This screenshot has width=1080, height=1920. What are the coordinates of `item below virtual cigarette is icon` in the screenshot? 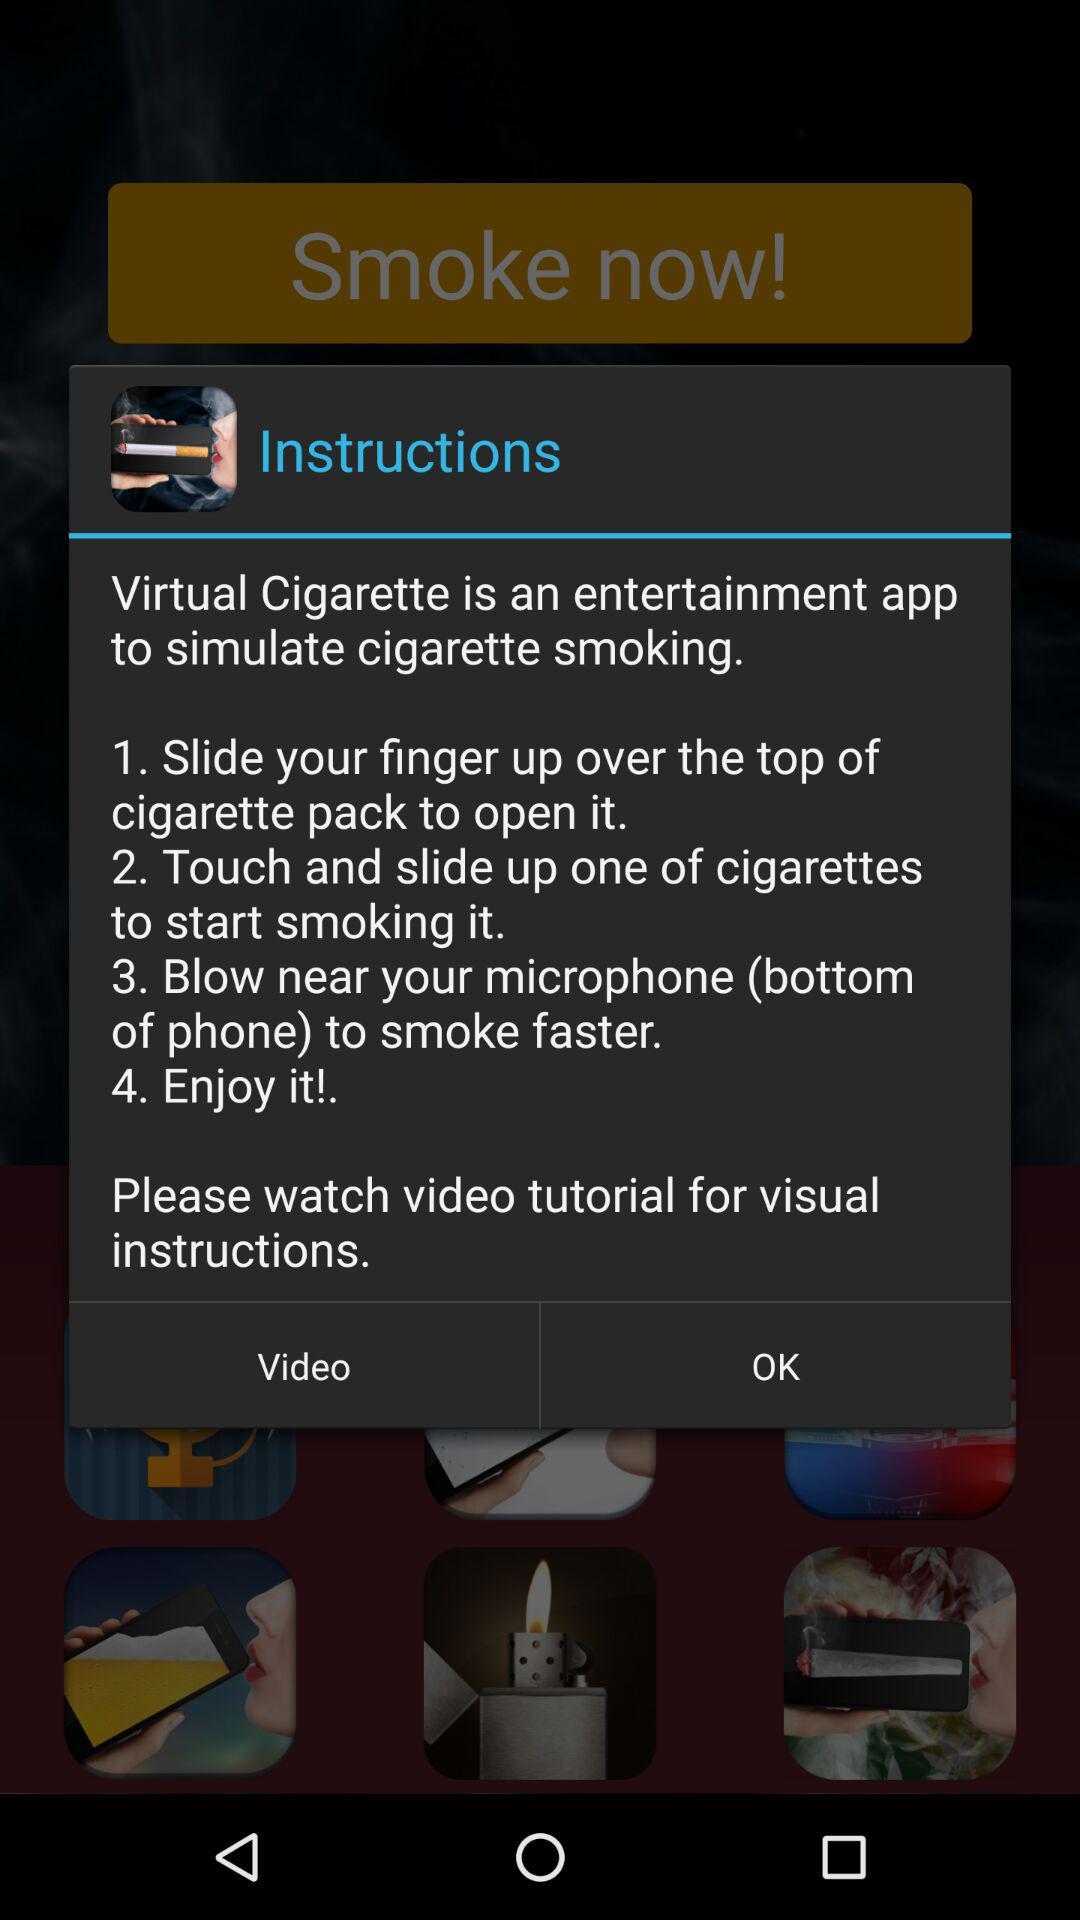 It's located at (304, 1364).